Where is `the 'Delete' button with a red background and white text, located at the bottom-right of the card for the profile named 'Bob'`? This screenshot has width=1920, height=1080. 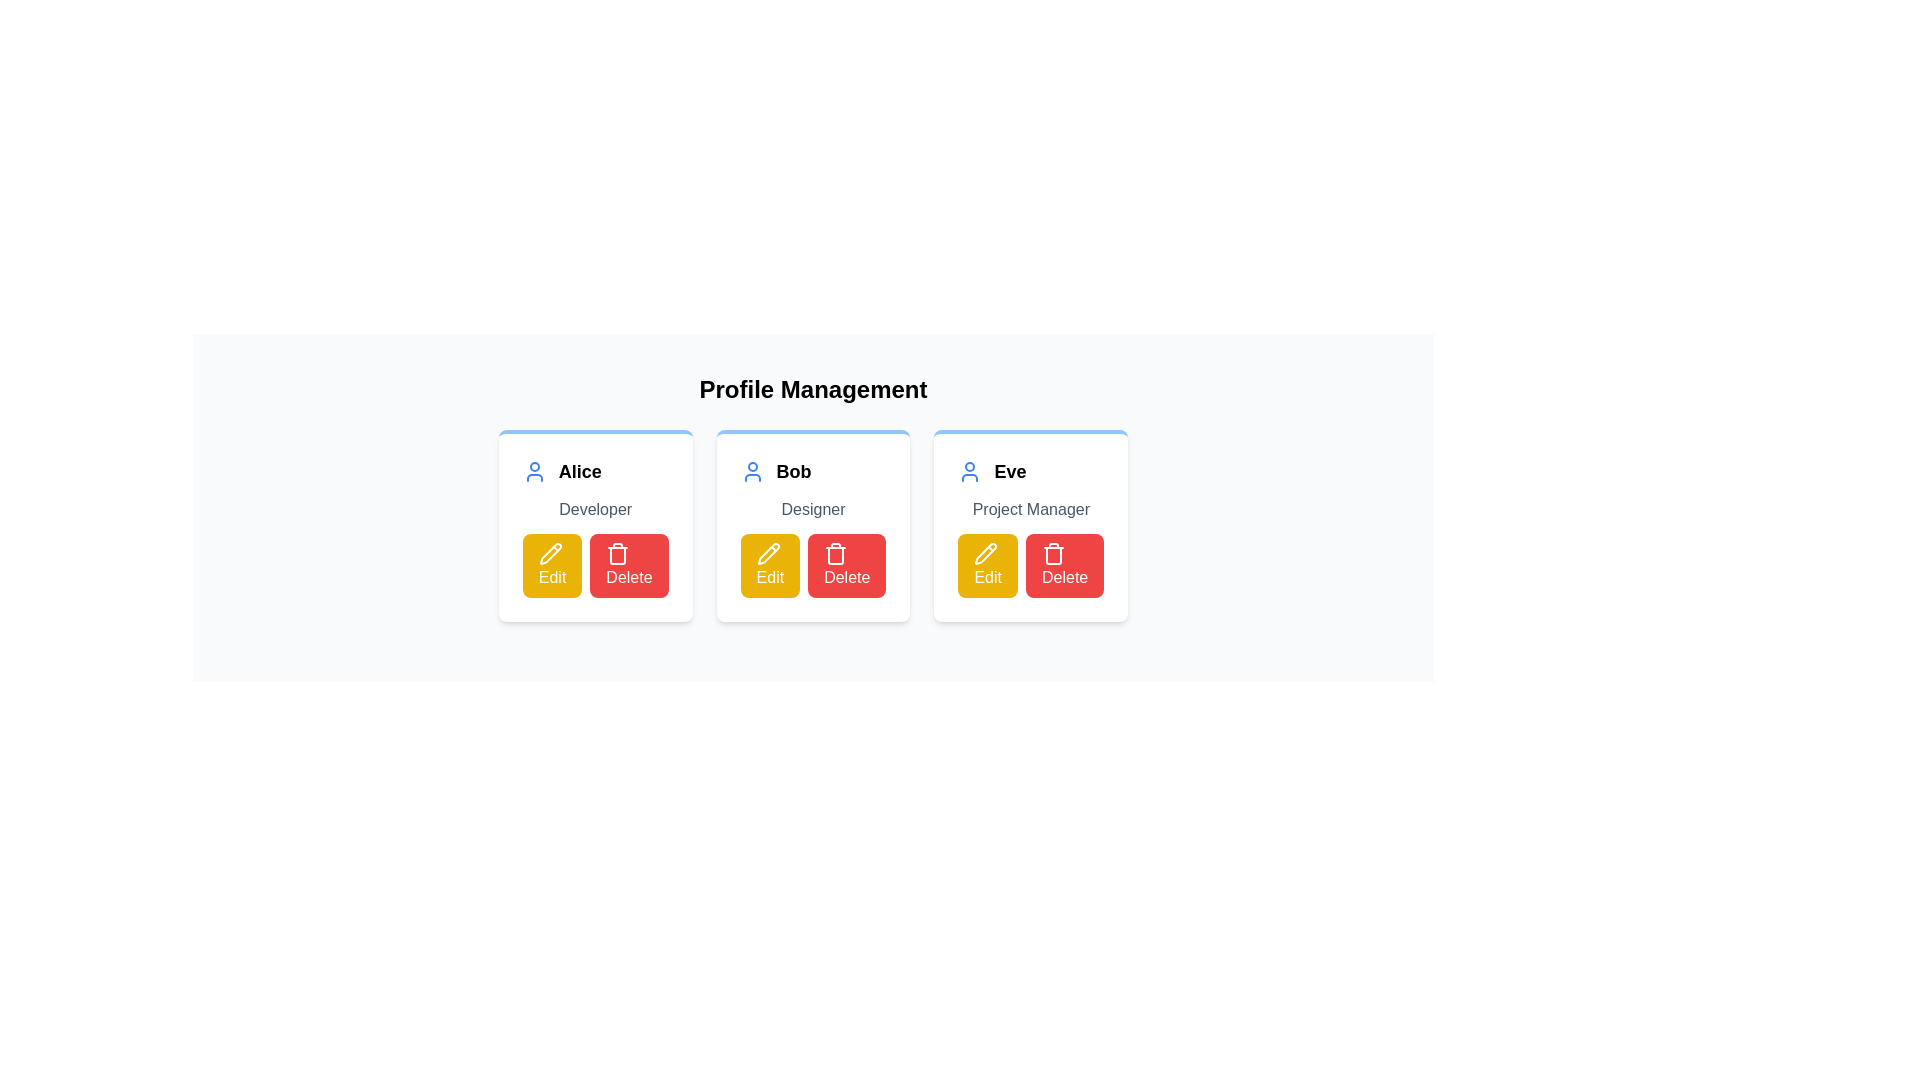 the 'Delete' button with a red background and white text, located at the bottom-right of the card for the profile named 'Bob' is located at coordinates (847, 566).